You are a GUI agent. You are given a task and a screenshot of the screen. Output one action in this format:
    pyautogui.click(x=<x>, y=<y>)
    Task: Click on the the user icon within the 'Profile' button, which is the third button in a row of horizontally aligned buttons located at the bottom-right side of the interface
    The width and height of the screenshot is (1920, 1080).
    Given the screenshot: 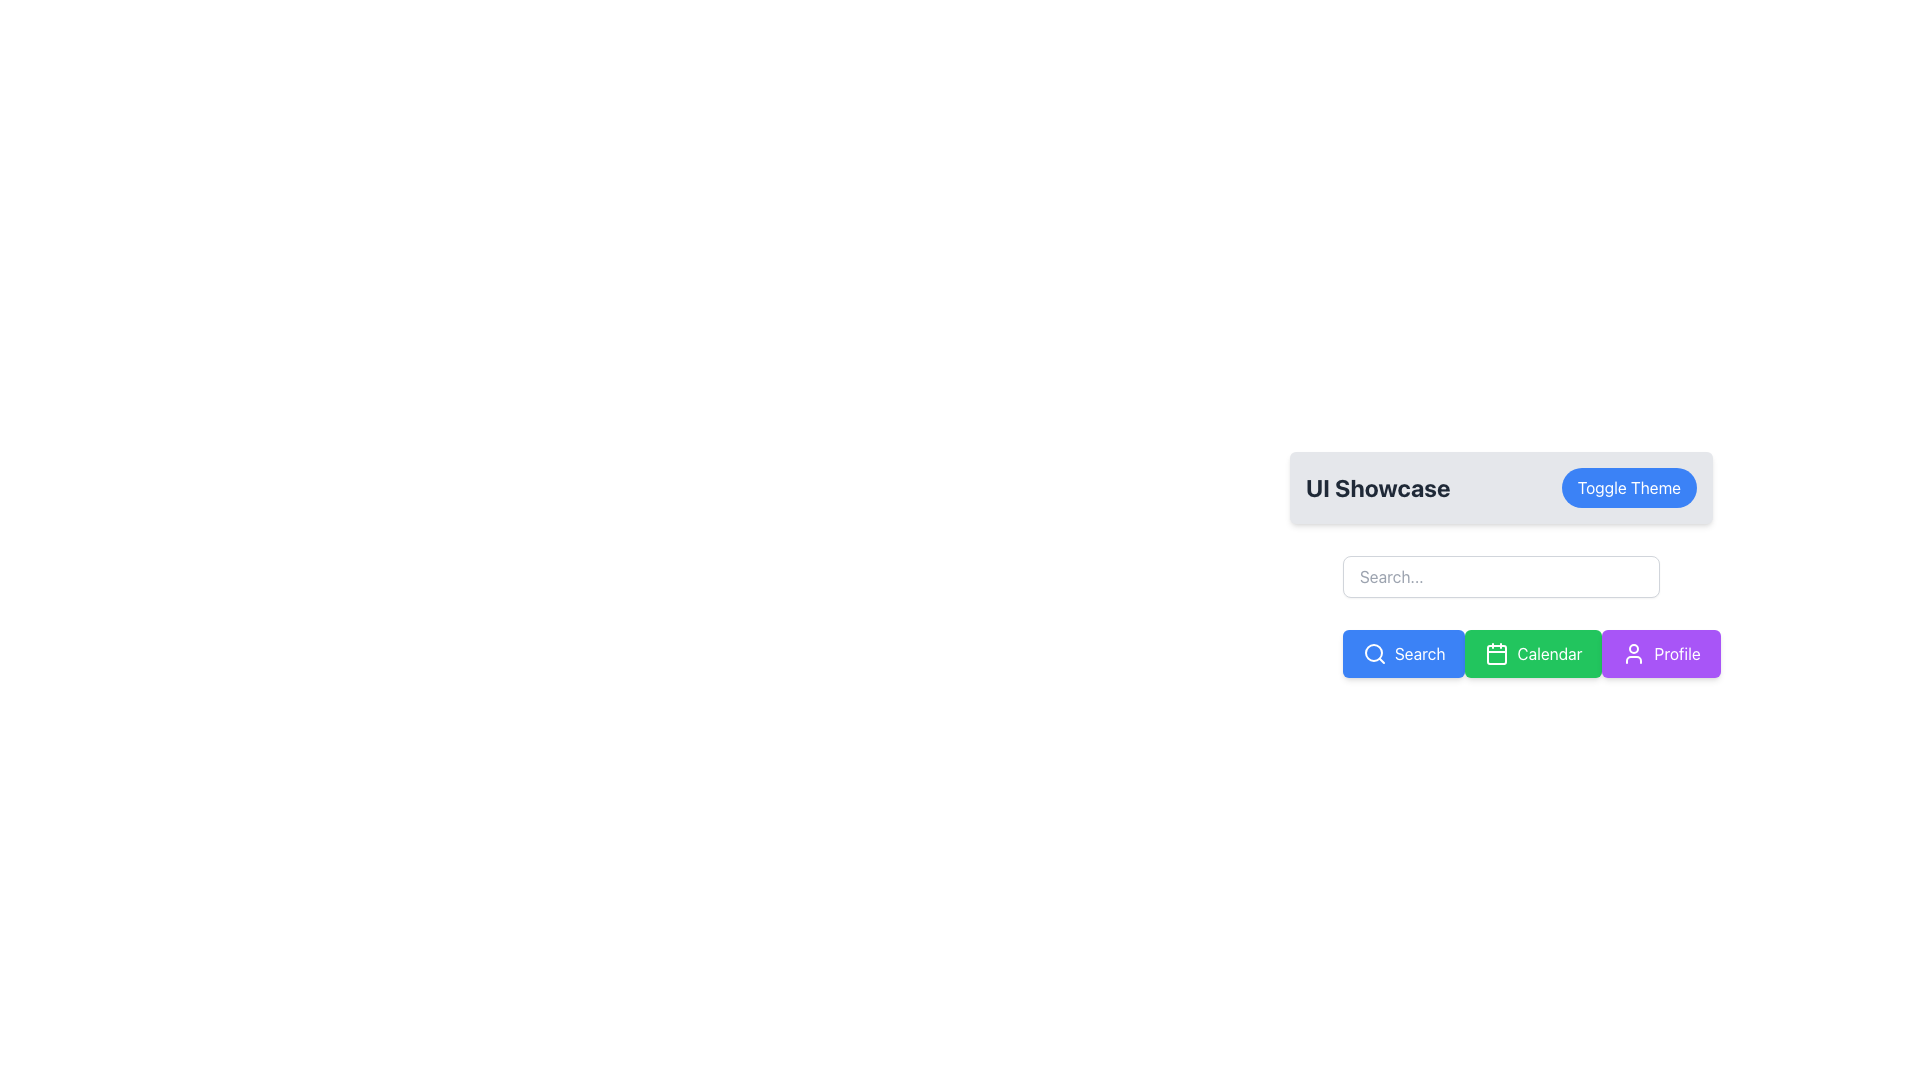 What is the action you would take?
    pyautogui.click(x=1634, y=654)
    